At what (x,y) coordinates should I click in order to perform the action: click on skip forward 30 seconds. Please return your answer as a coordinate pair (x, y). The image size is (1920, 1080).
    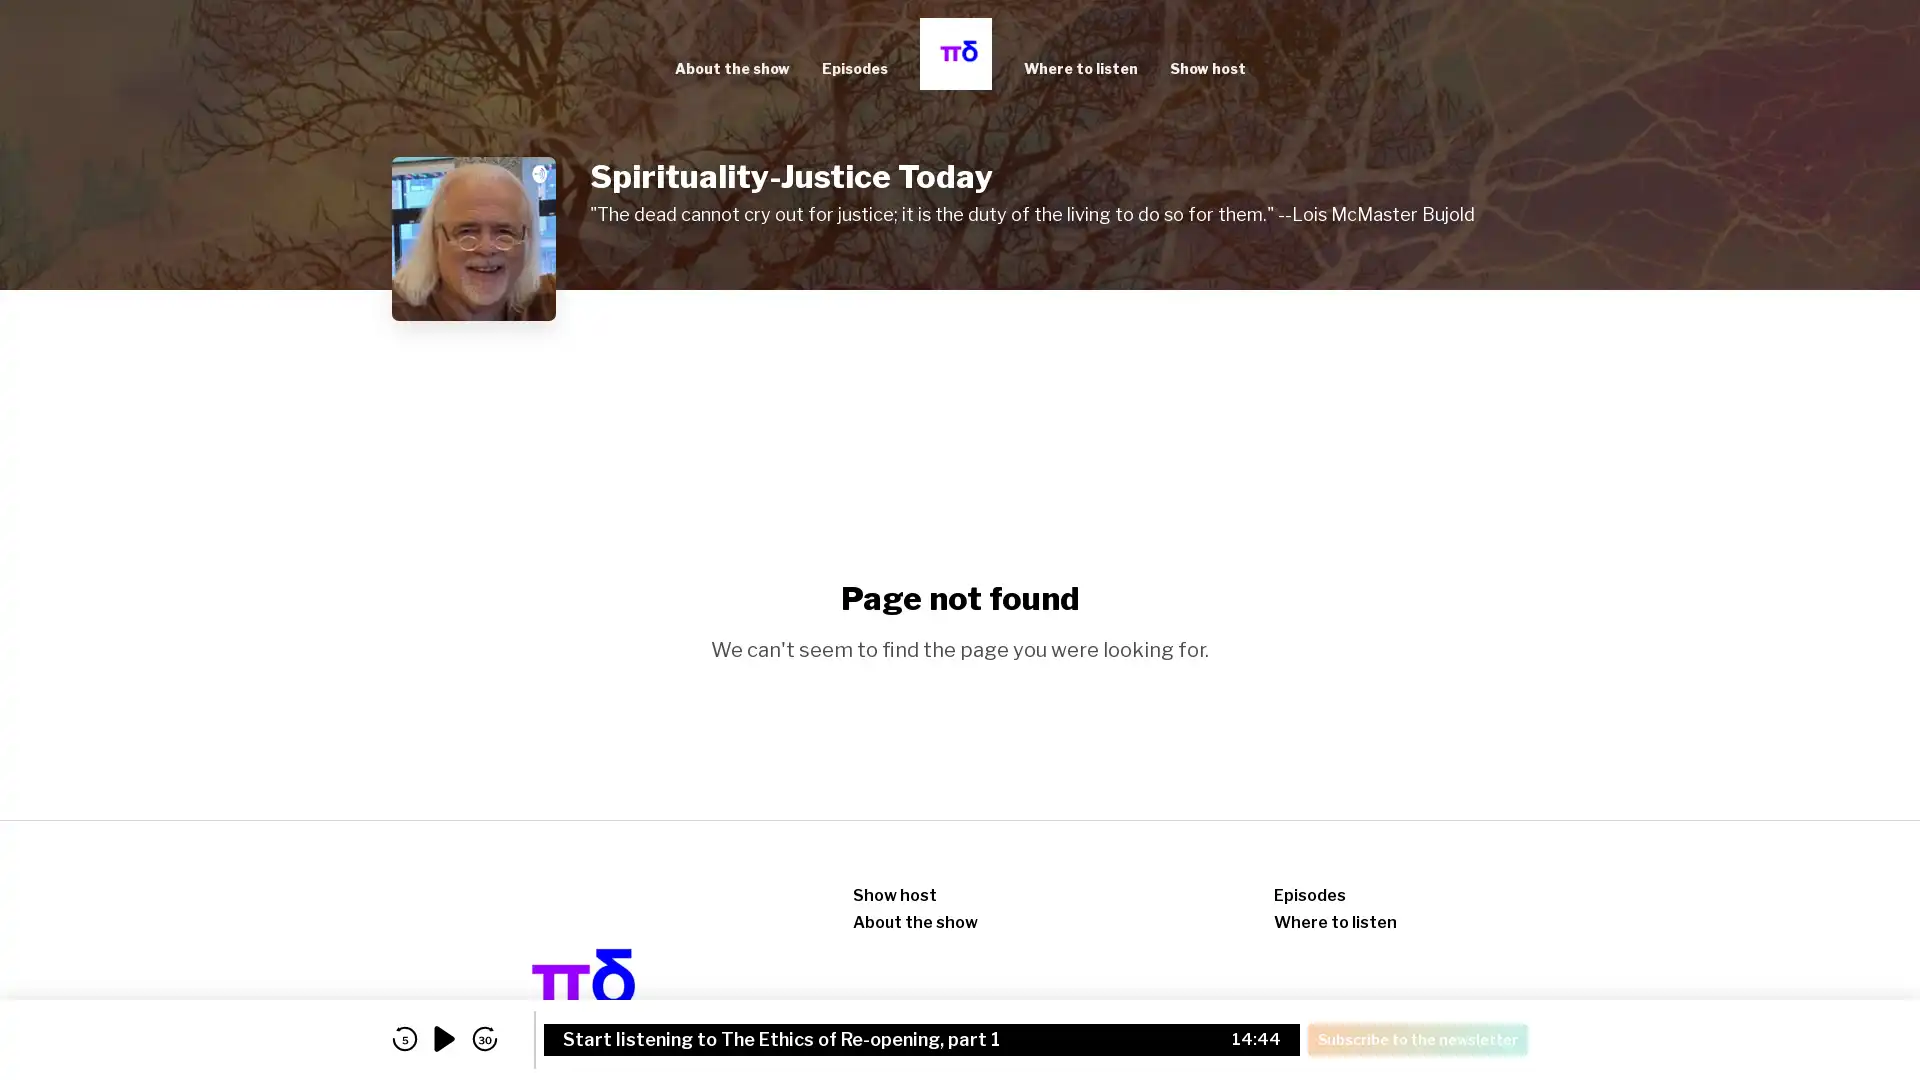
    Looking at the image, I should click on (484, 1038).